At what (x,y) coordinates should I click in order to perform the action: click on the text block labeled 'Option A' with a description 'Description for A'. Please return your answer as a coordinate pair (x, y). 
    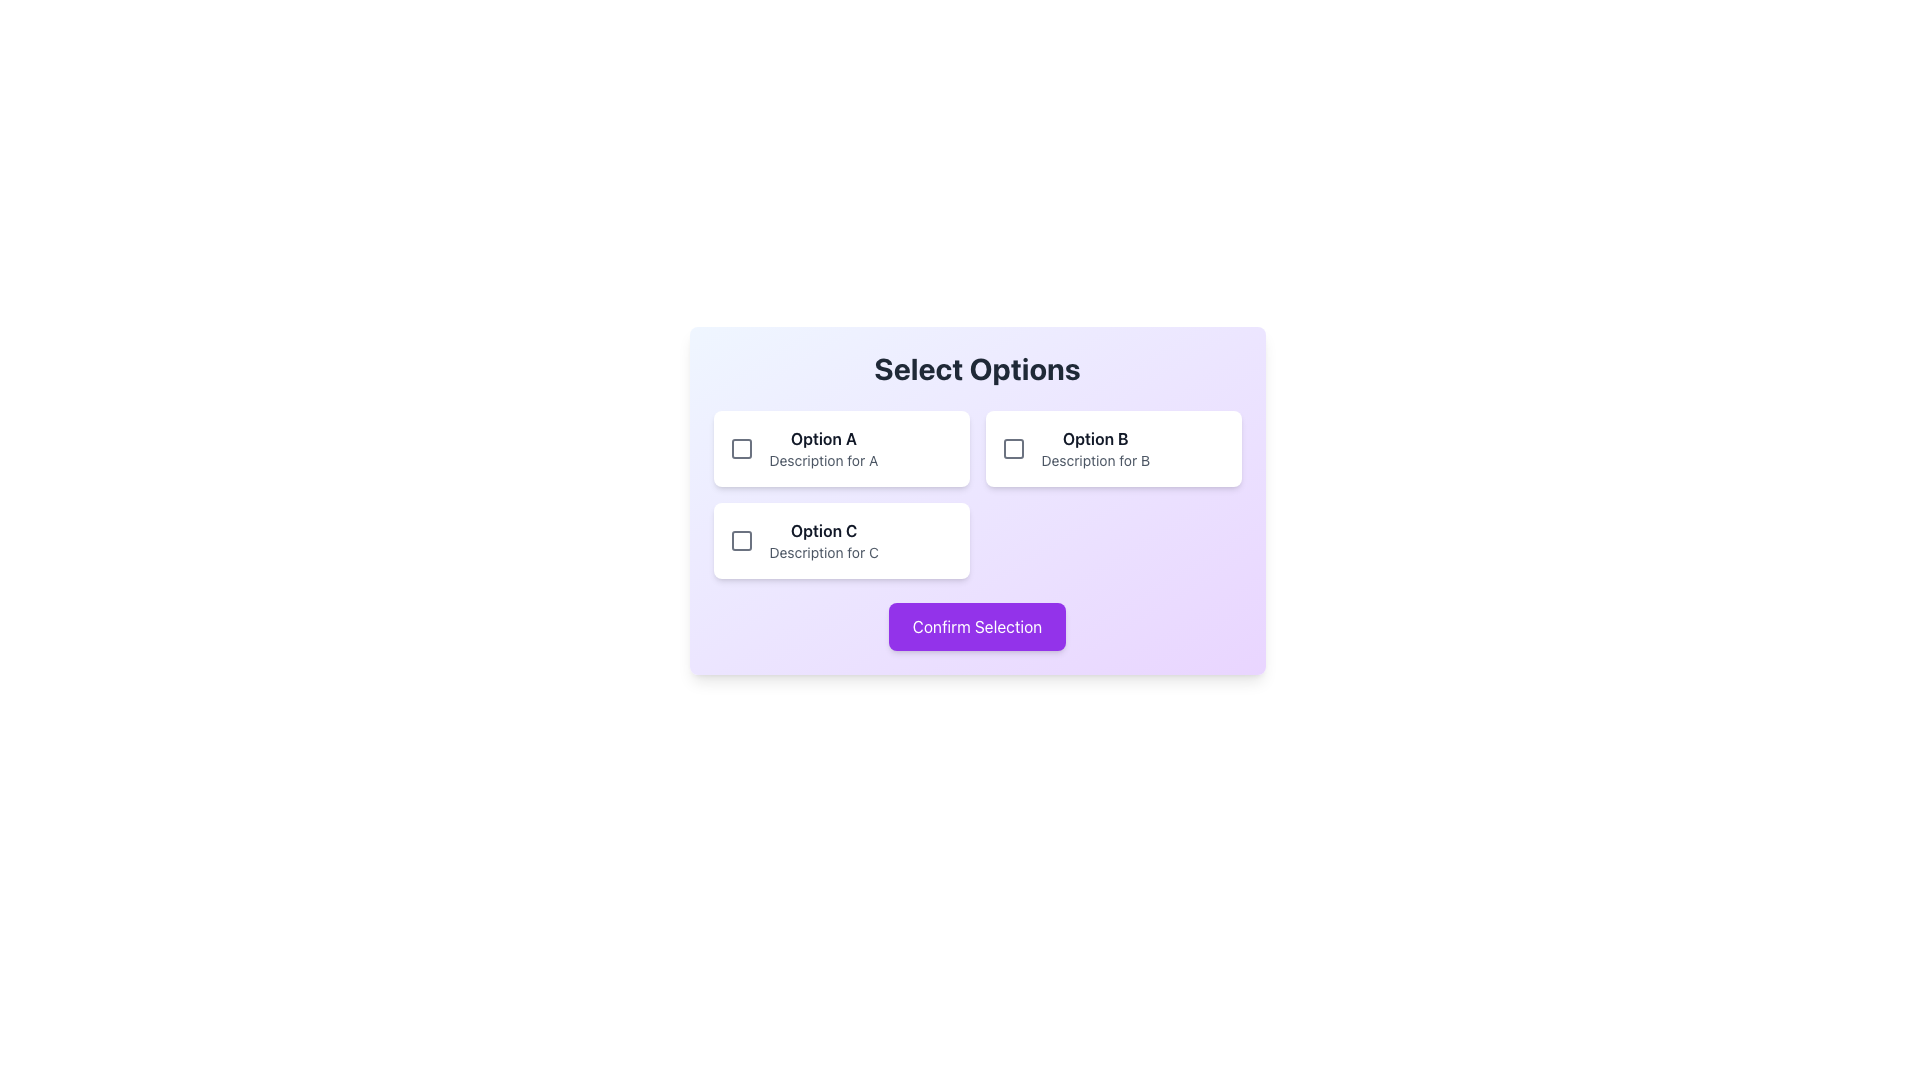
    Looking at the image, I should click on (823, 447).